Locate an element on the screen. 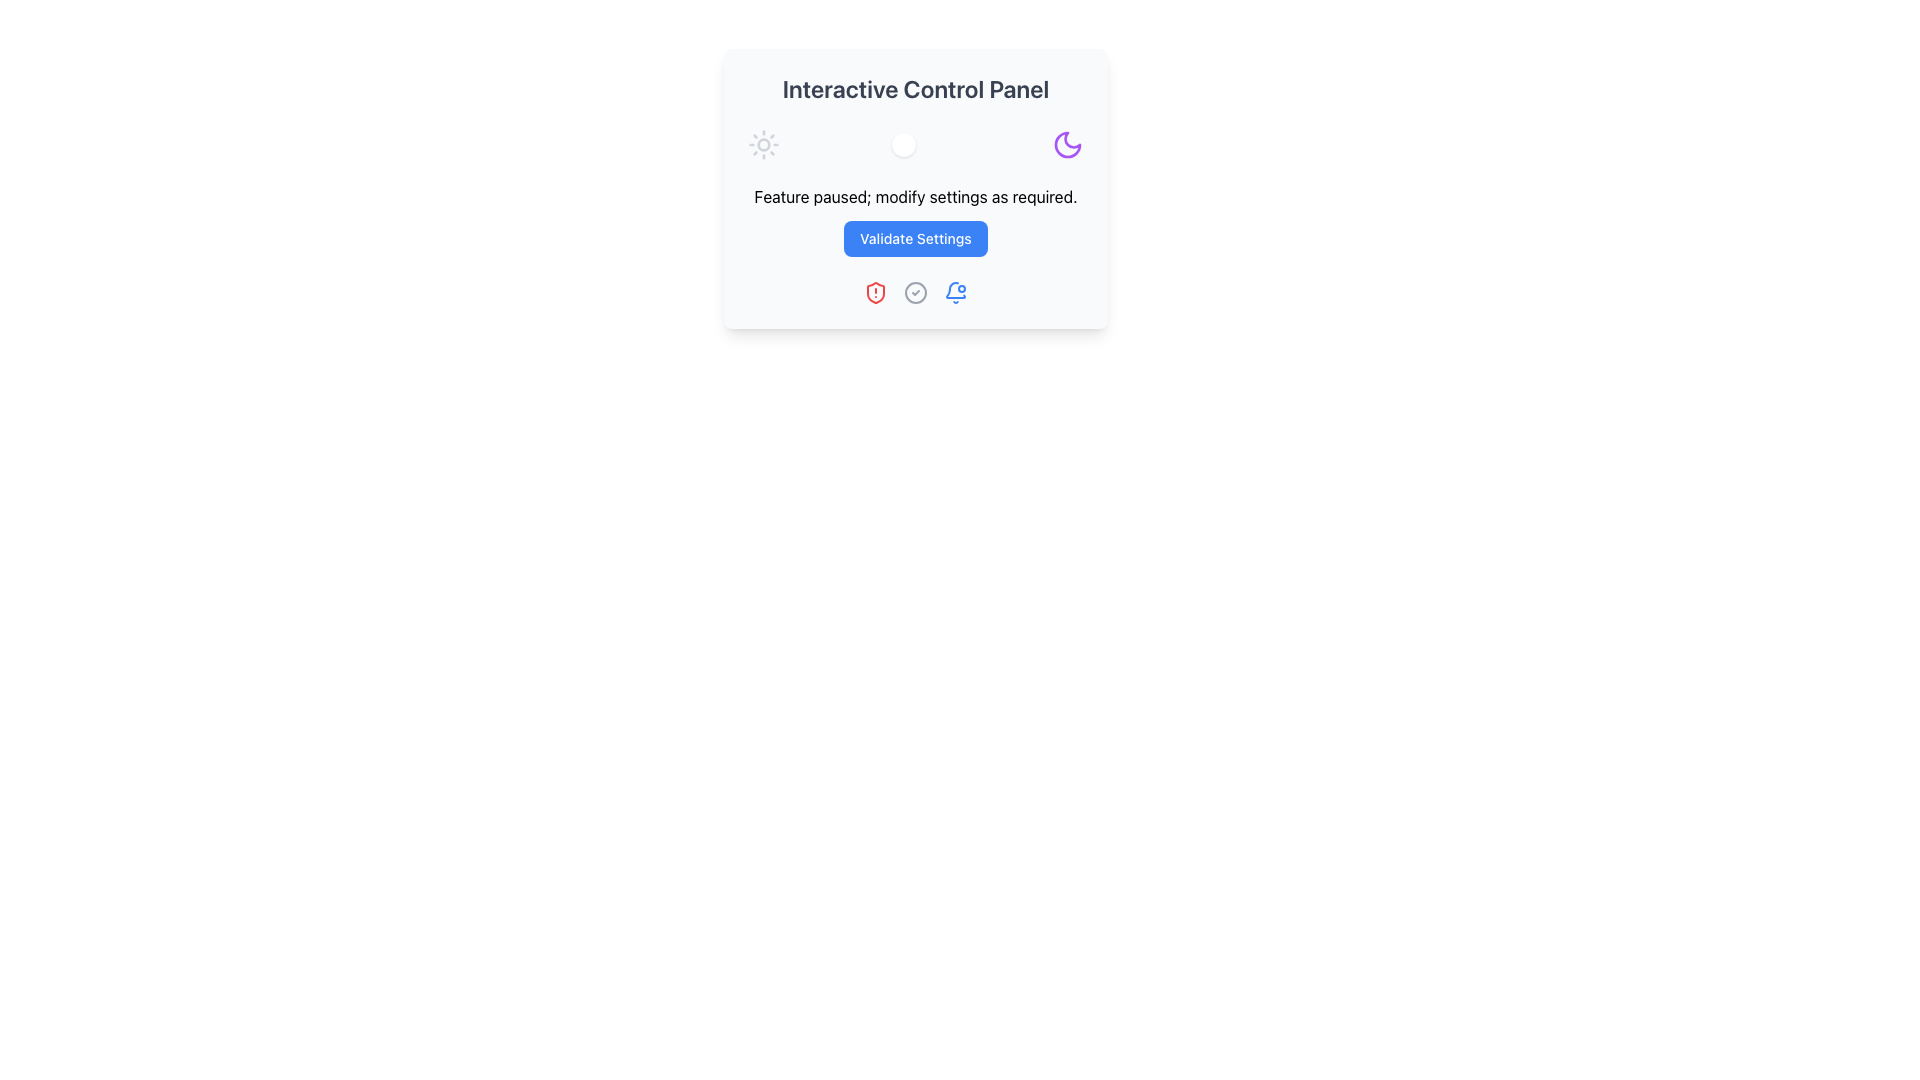  the night mode indicator icon located at the top-right corner of the 'Interactive Control Panel' card is located at coordinates (1067, 144).